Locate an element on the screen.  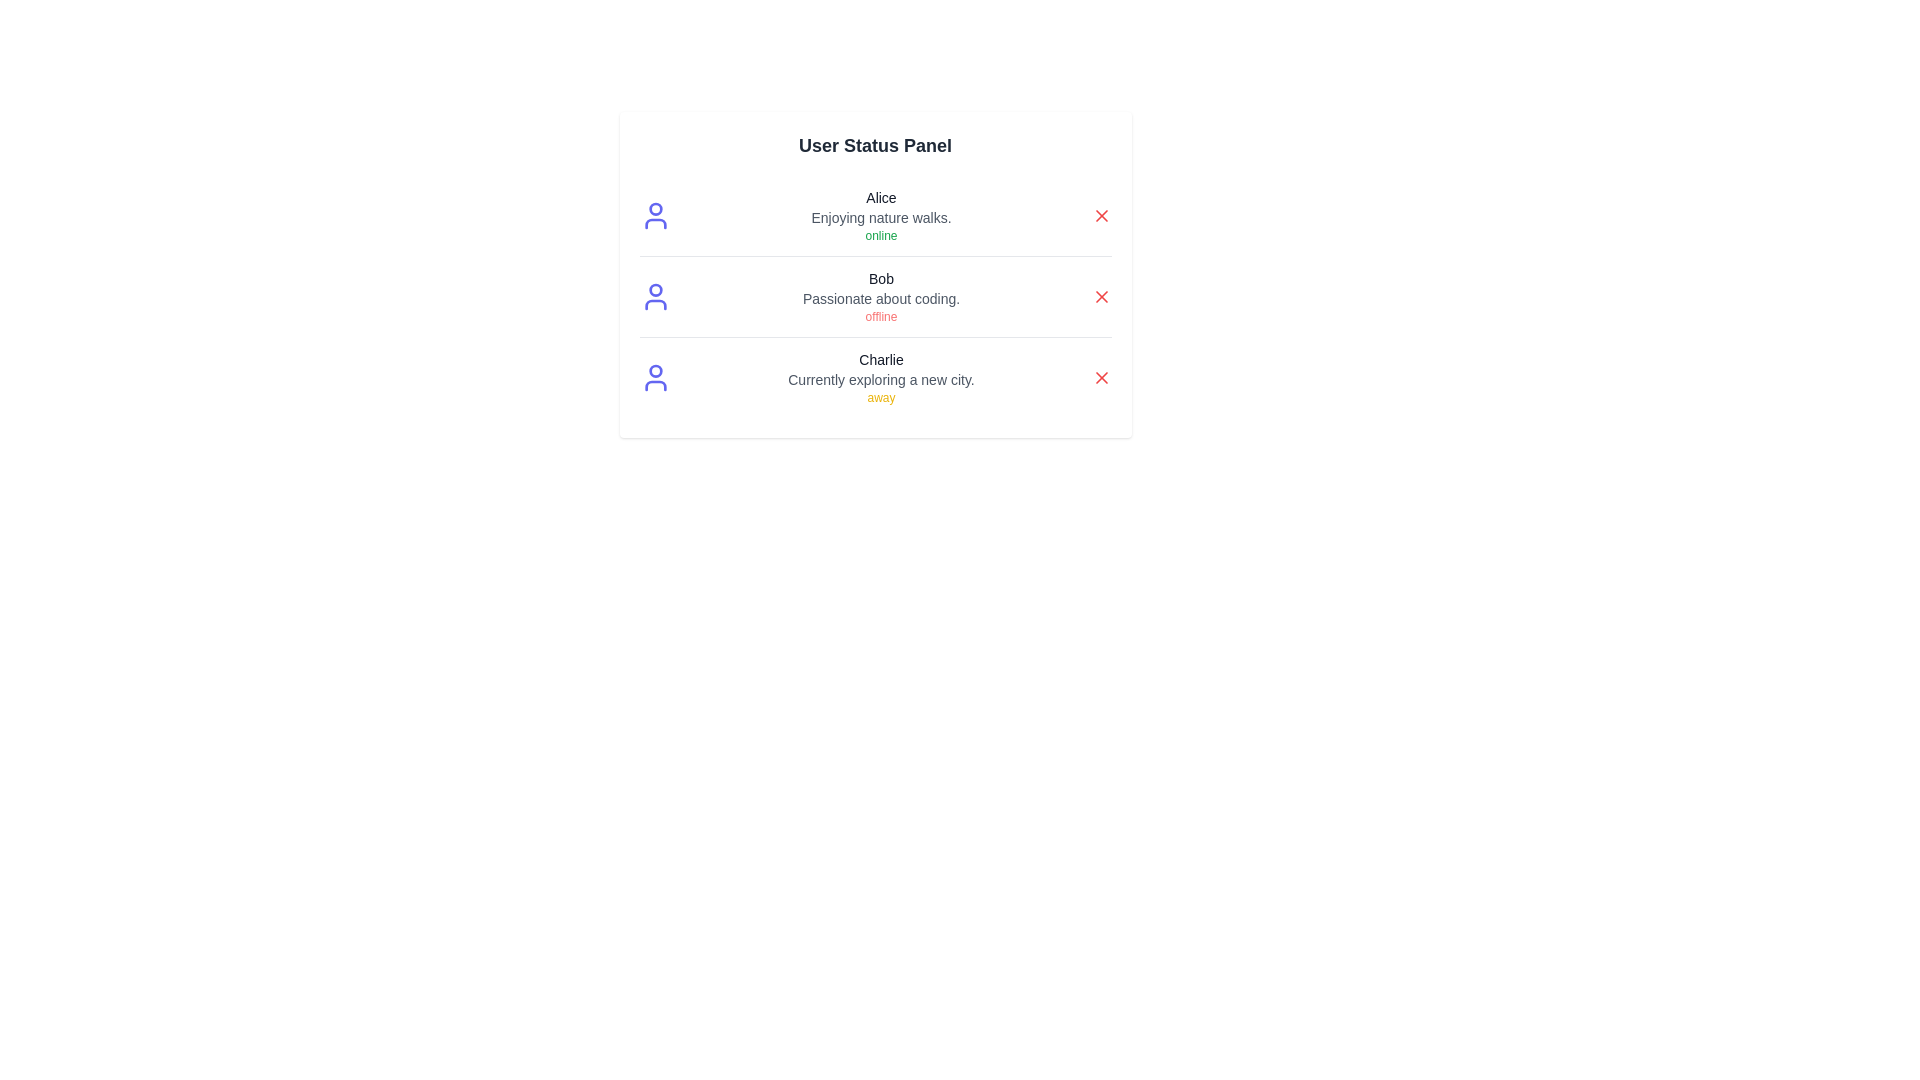
the SVG circle component representing the head of the user icon for 'Bob' is located at coordinates (655, 290).